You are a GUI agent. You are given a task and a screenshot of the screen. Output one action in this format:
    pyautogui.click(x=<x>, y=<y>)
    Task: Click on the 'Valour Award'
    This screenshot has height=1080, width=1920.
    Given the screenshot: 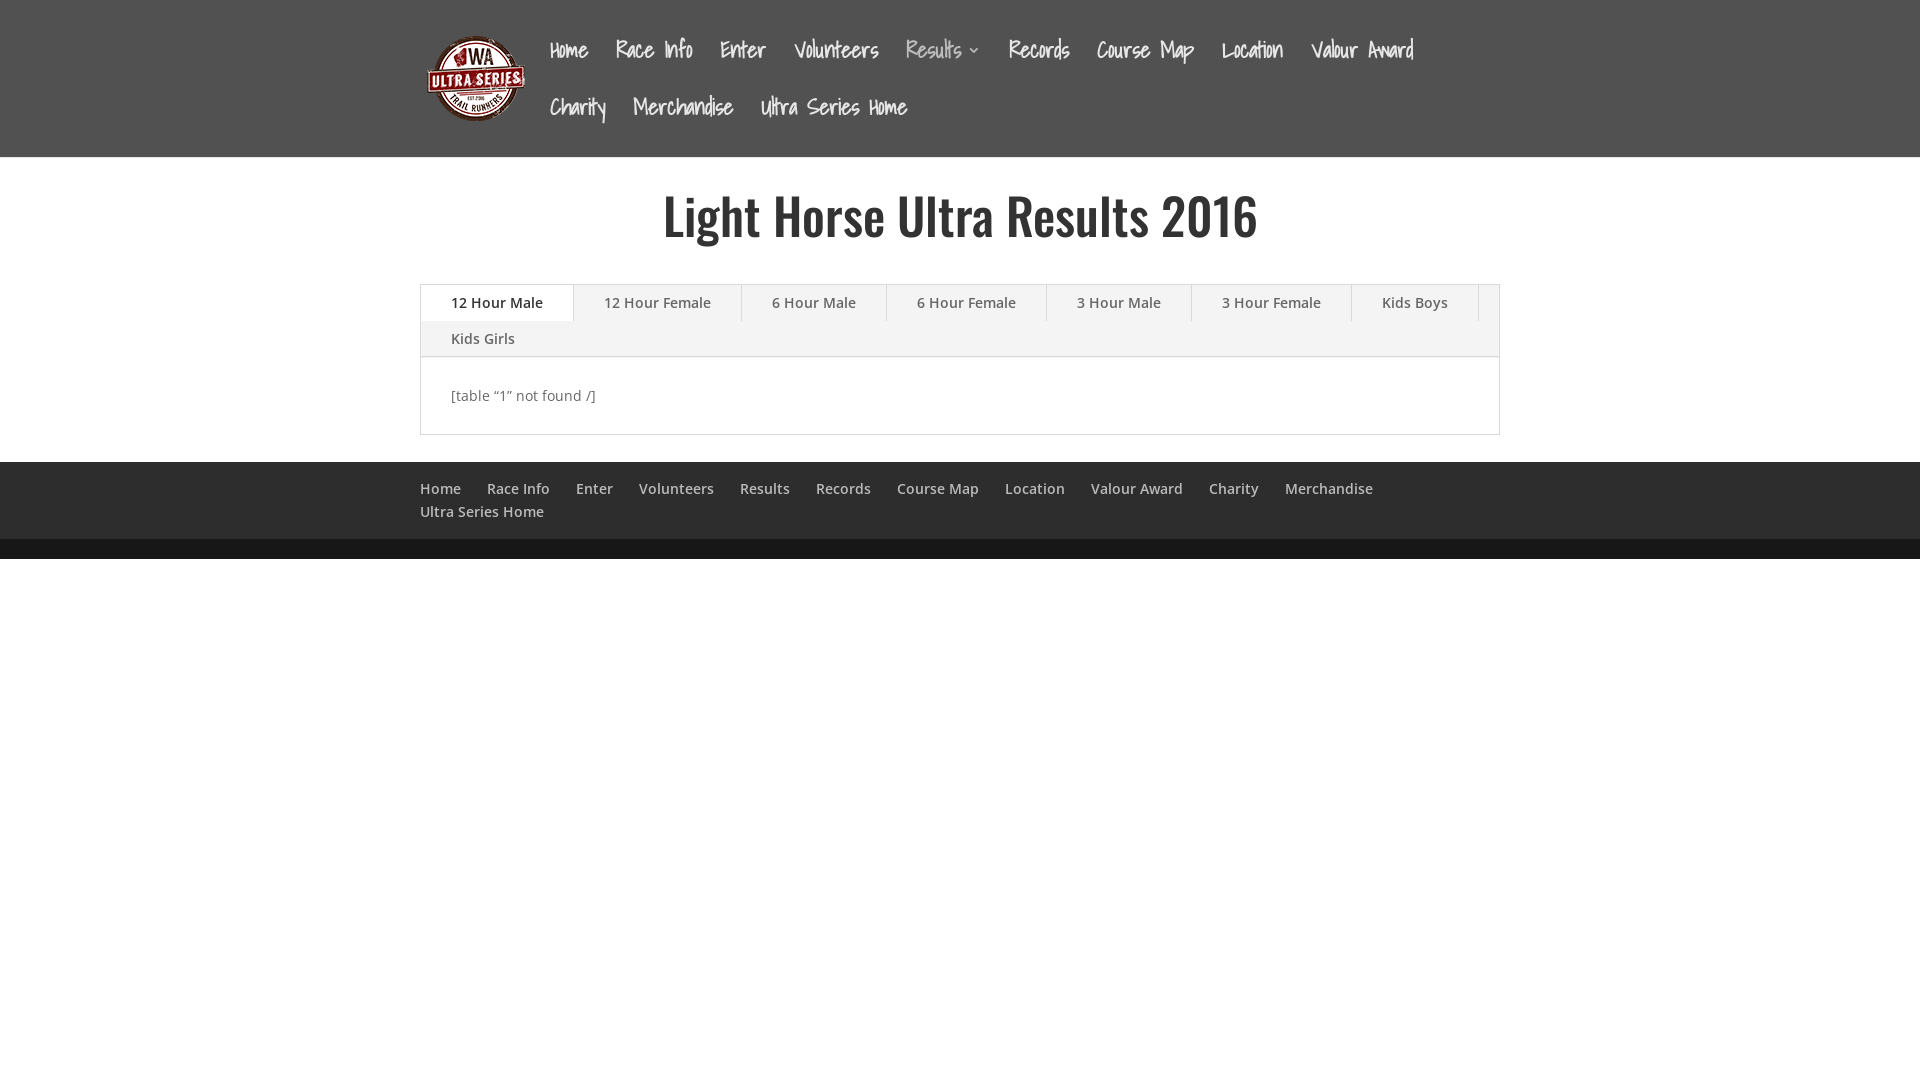 What is the action you would take?
    pyautogui.click(x=1137, y=488)
    